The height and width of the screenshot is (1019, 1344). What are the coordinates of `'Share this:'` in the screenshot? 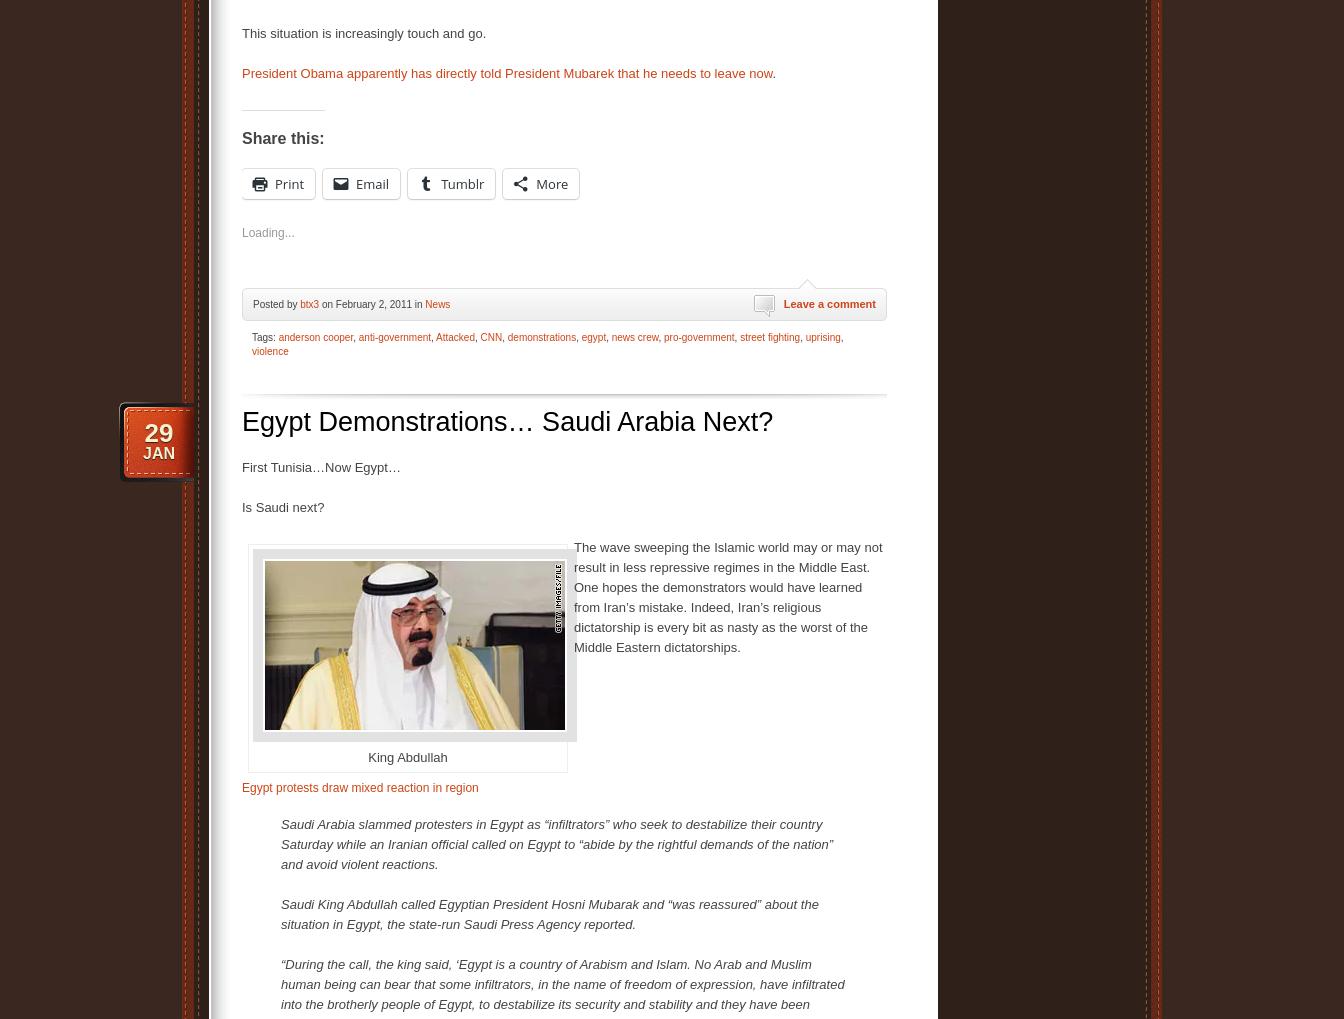 It's located at (283, 137).